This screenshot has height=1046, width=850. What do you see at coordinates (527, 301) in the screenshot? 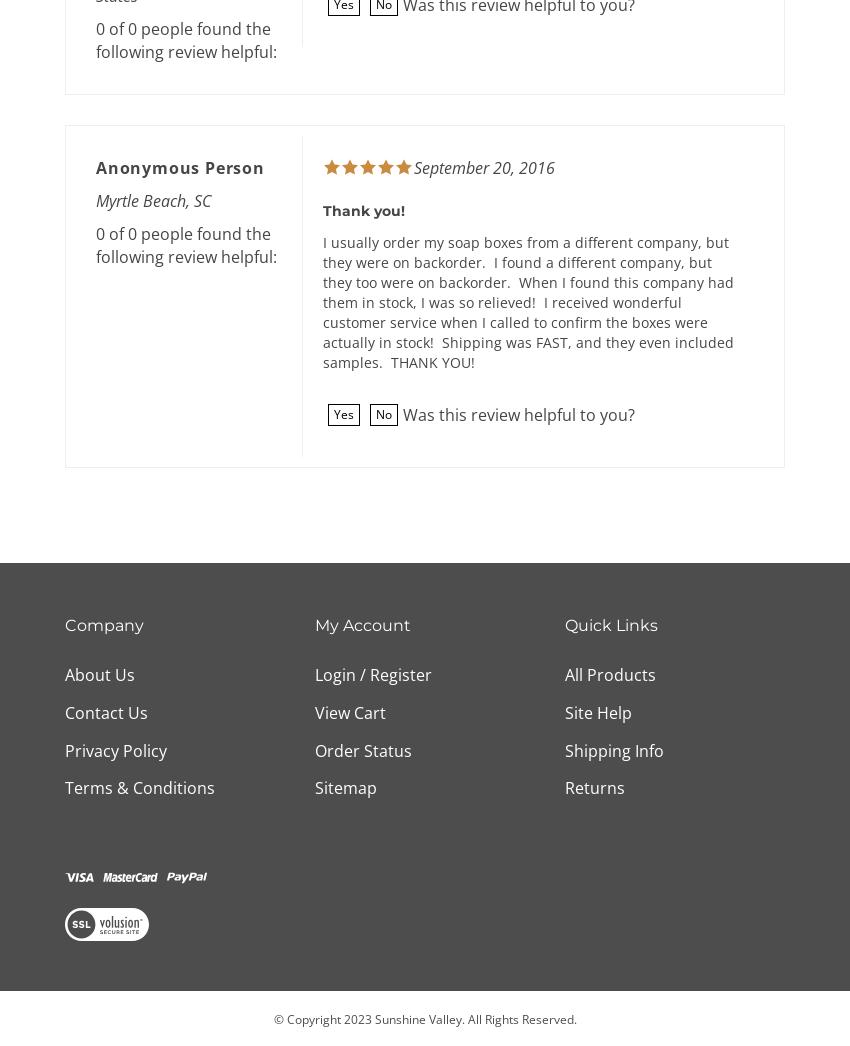
I see `'I usually order my soap boxes from a different company, but they were on backorder.  I found a different company, but they too were on backorder.  When I found this company had them in stock, I was so relieved!  I received wonderful customer service when I called to confirm the boxes were actually in stock!  Shipping was FAST, and they even included samples.  THANK YOU!'` at bounding box center [527, 301].